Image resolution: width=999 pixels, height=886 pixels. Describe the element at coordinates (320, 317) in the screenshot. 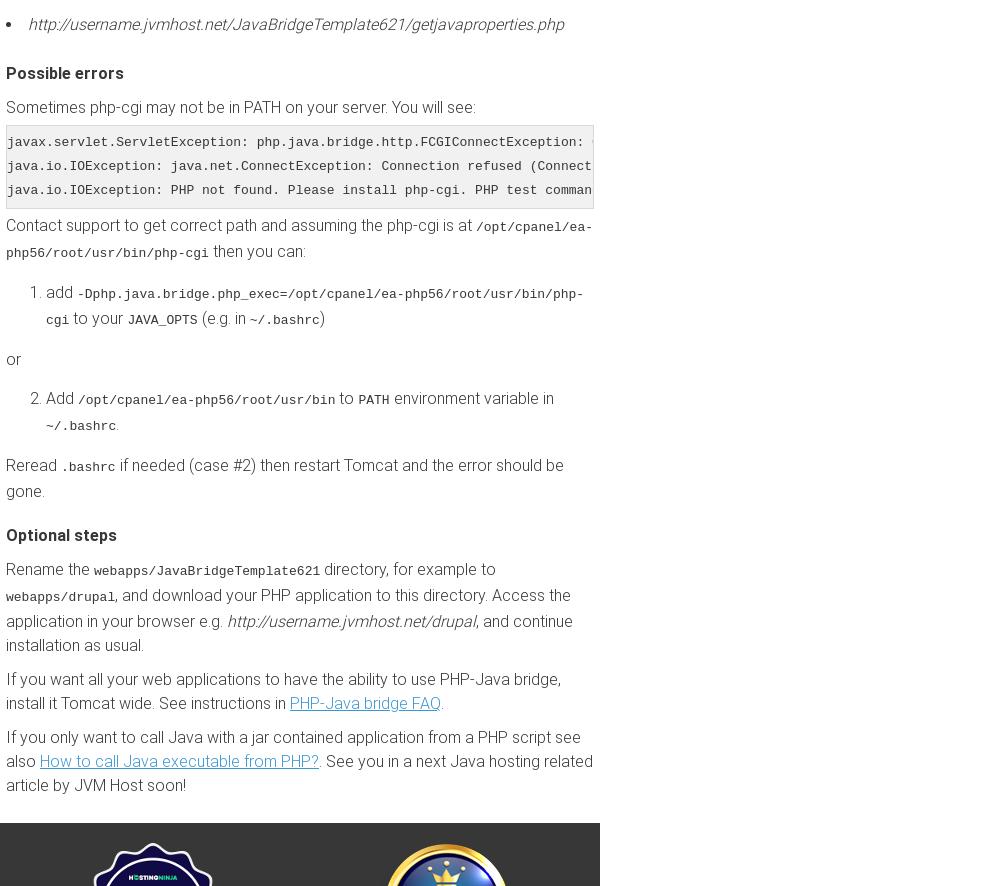

I see `')'` at that location.